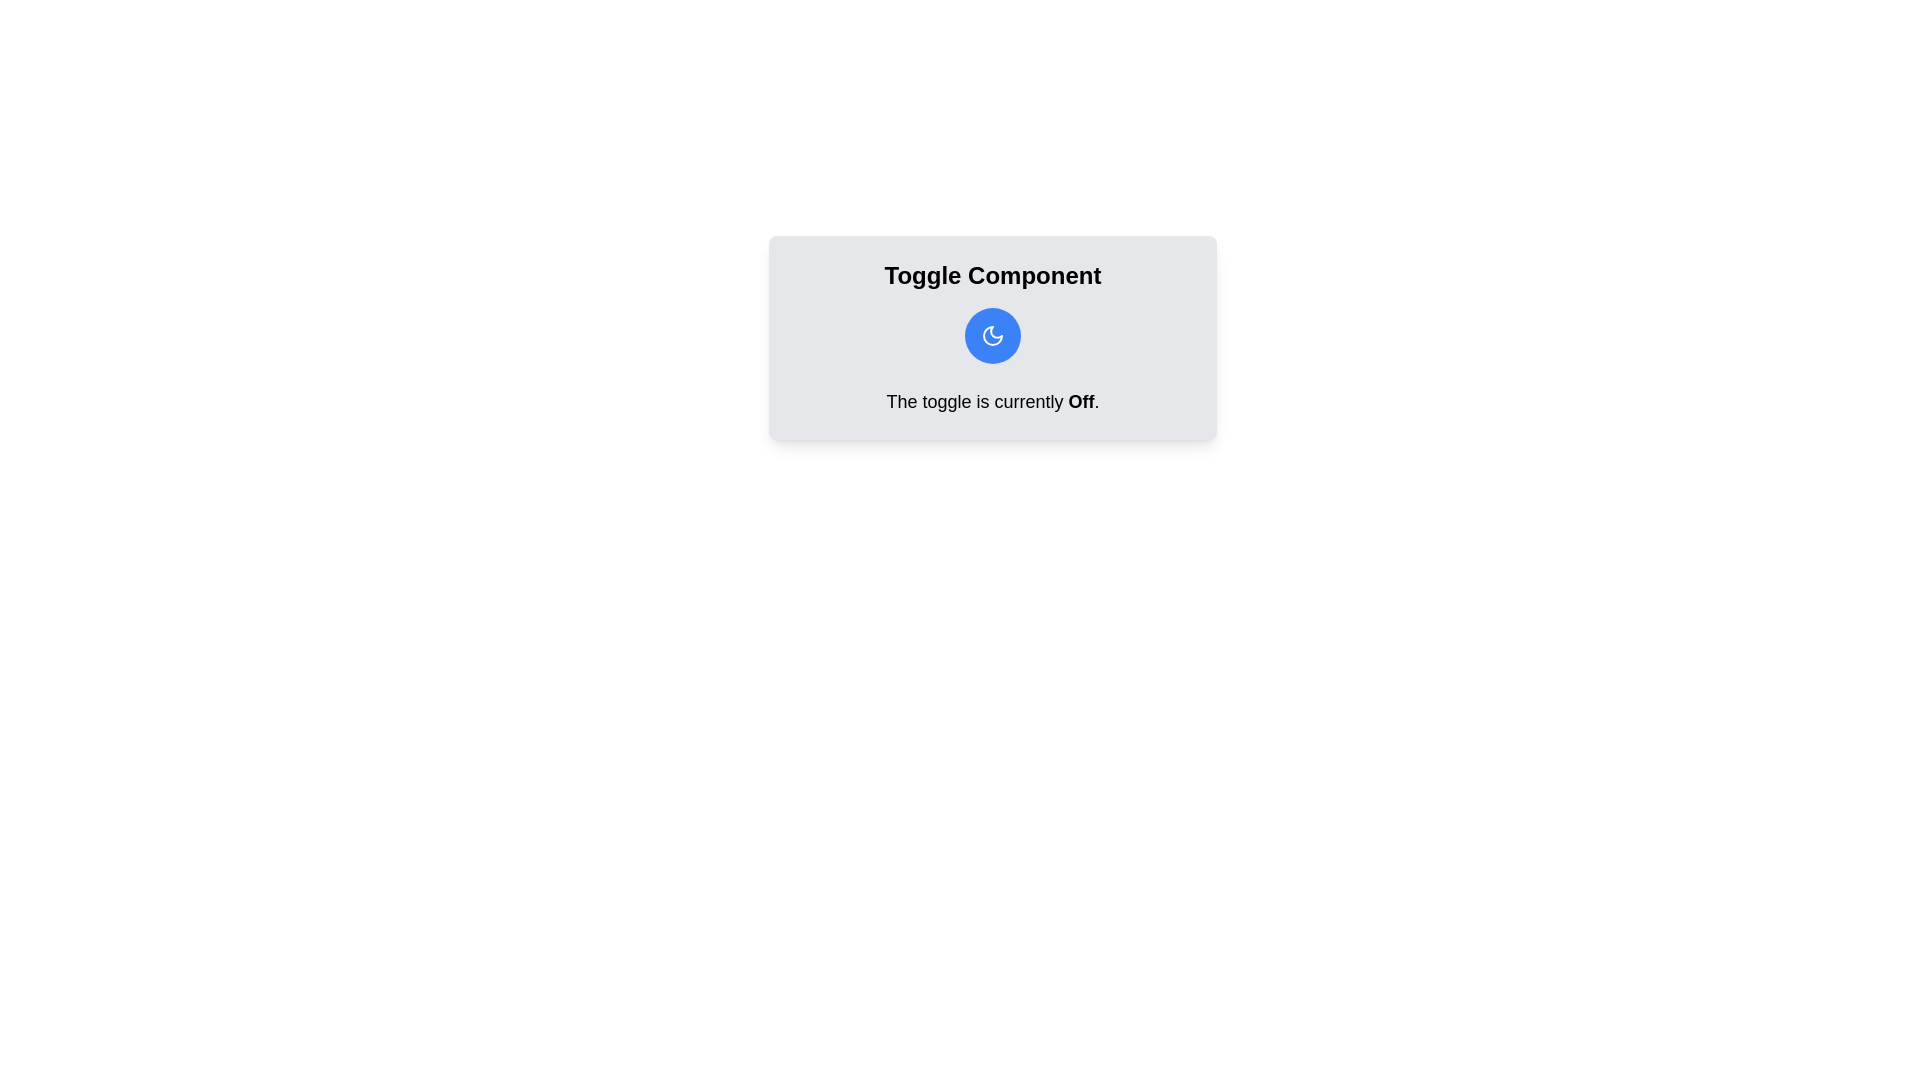 Image resolution: width=1920 pixels, height=1080 pixels. I want to click on the button to observe visual feedback, so click(993, 334).